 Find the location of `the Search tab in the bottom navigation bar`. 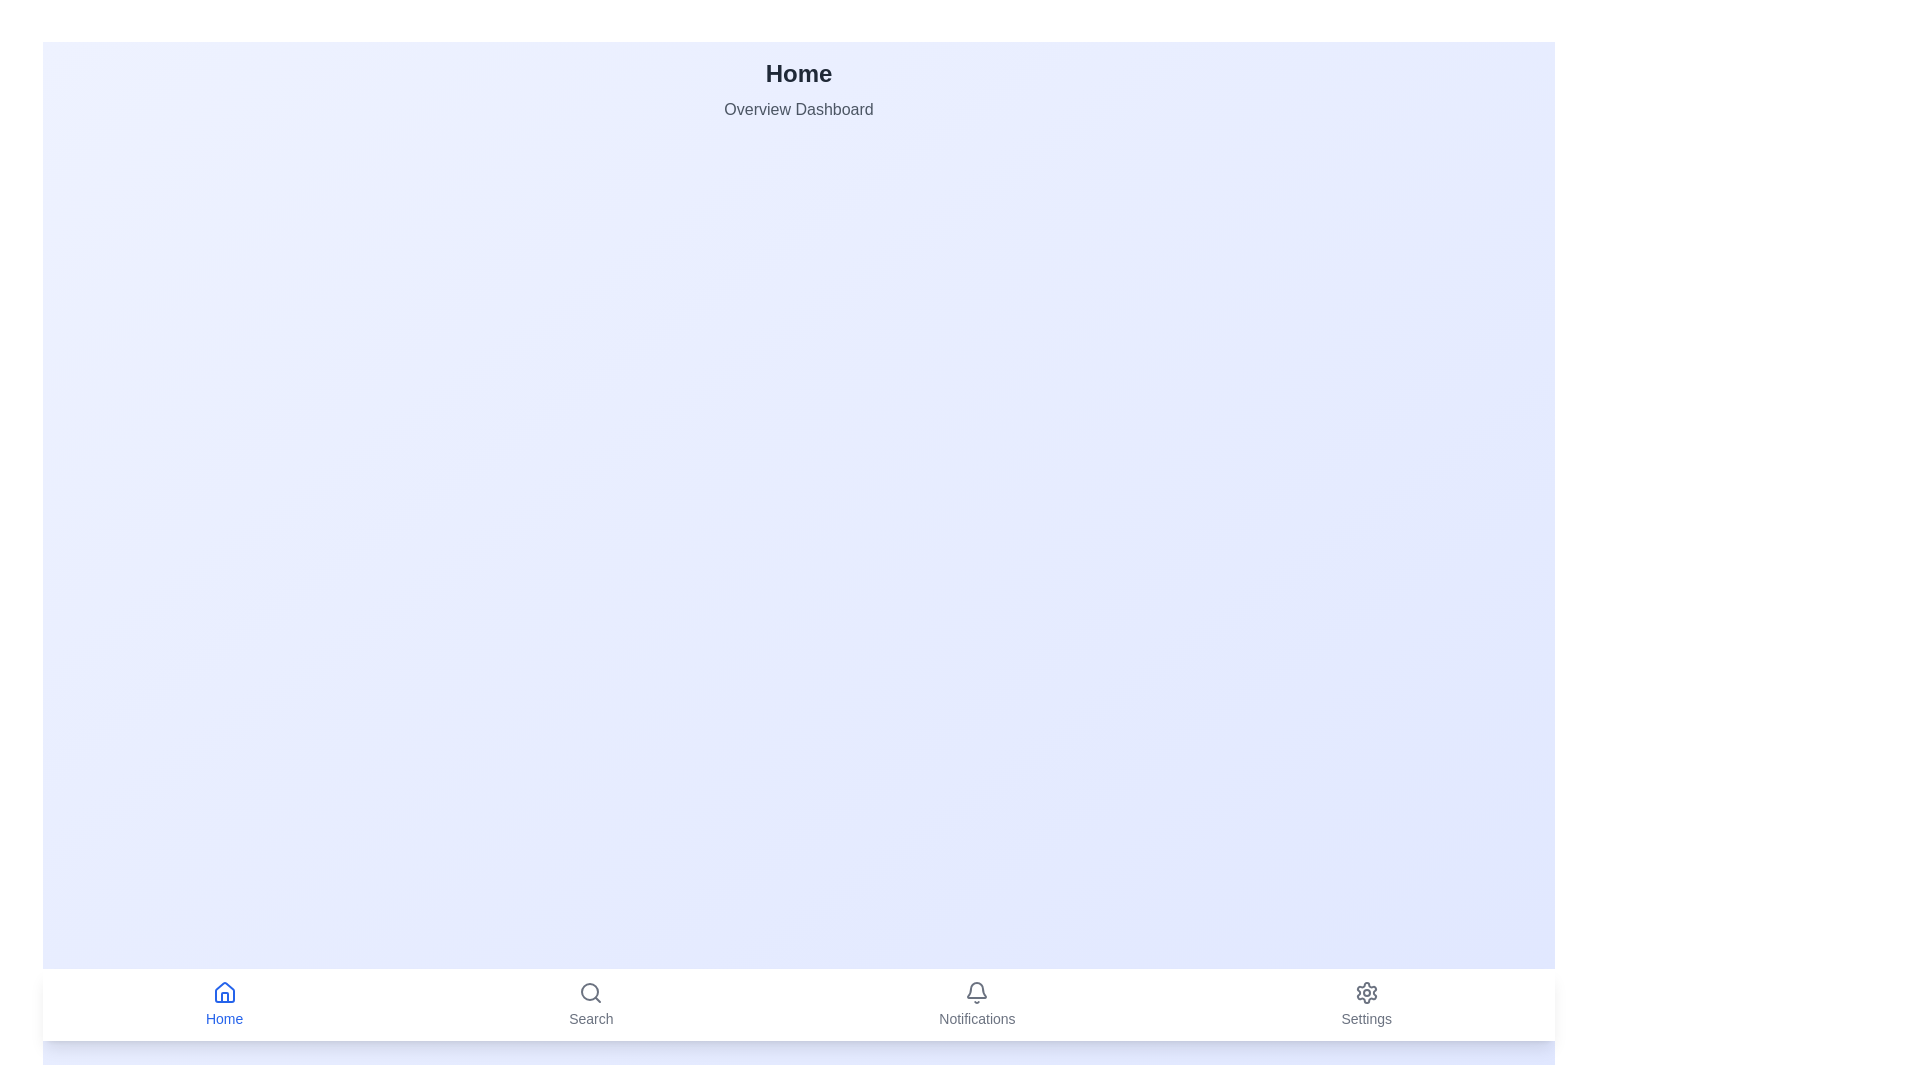

the Search tab in the bottom navigation bar is located at coordinates (590, 1005).